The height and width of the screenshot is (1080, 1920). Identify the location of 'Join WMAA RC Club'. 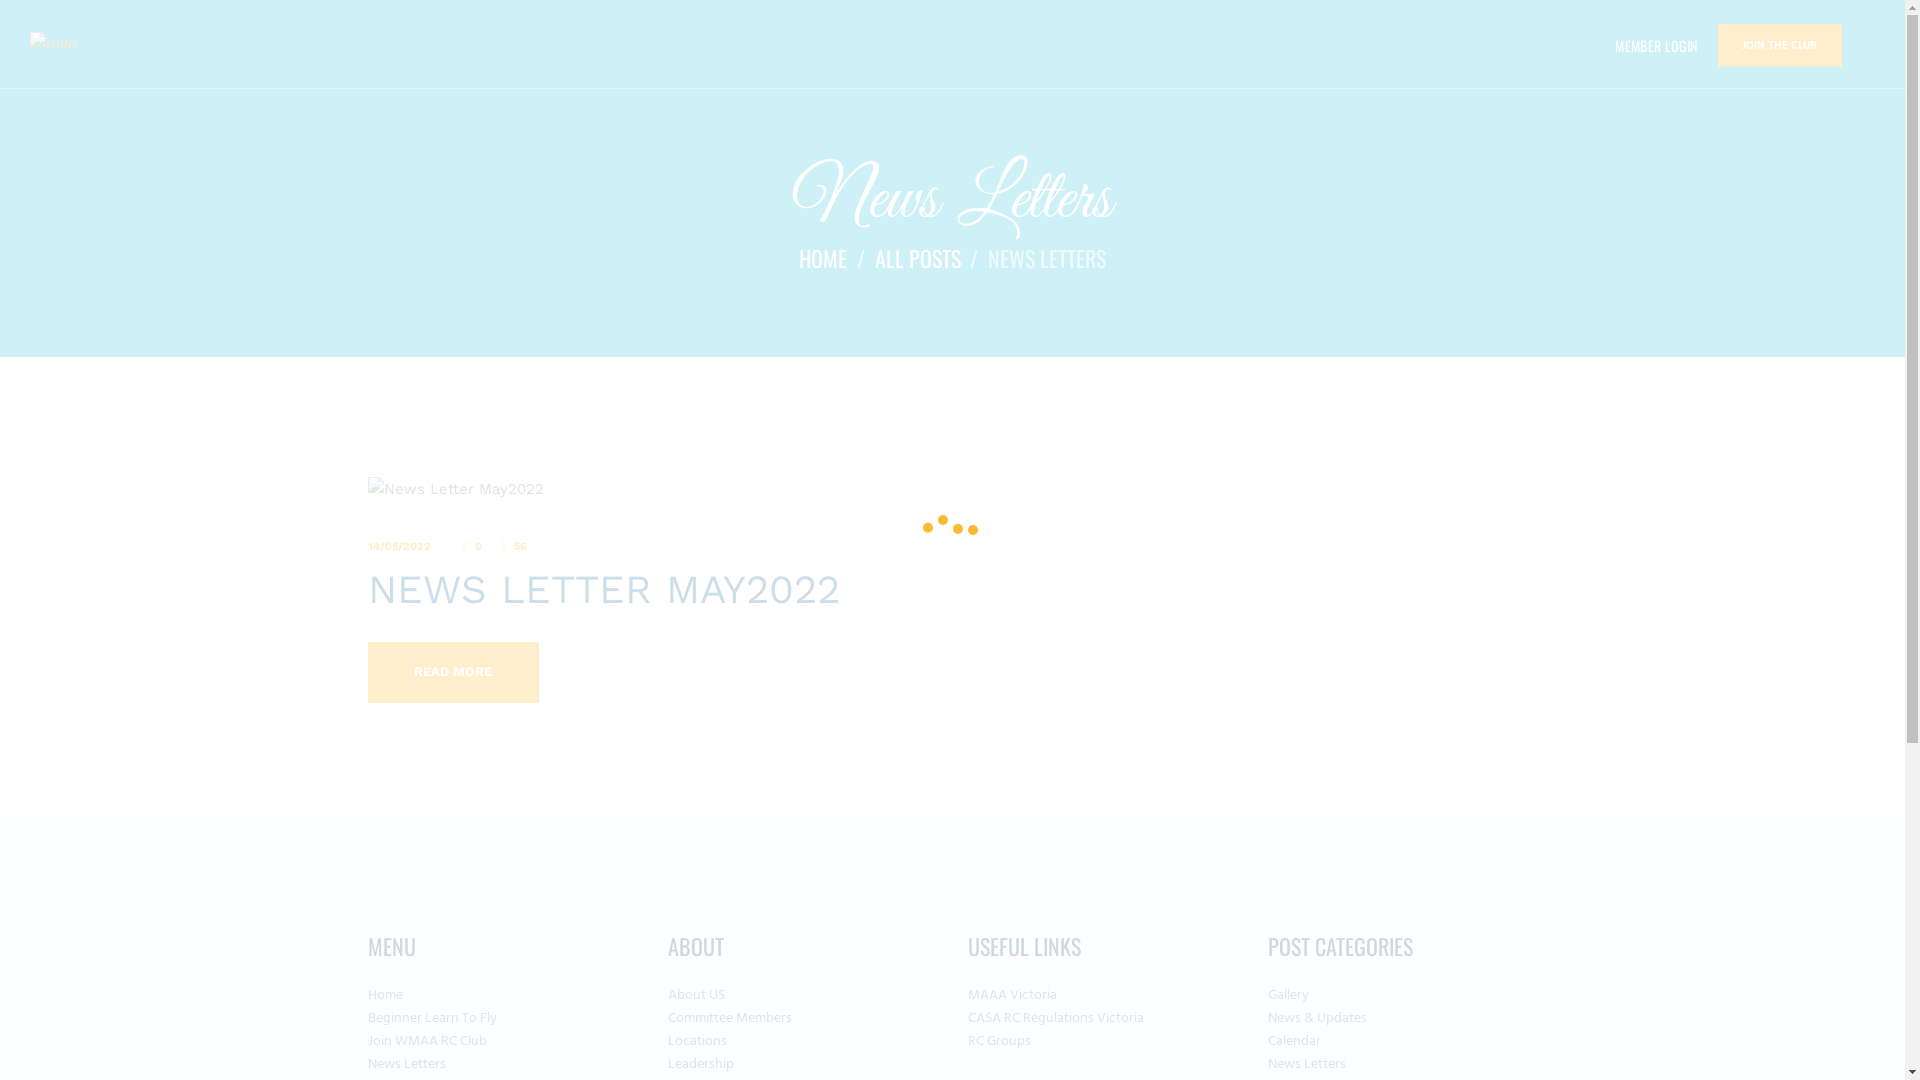
(368, 1040).